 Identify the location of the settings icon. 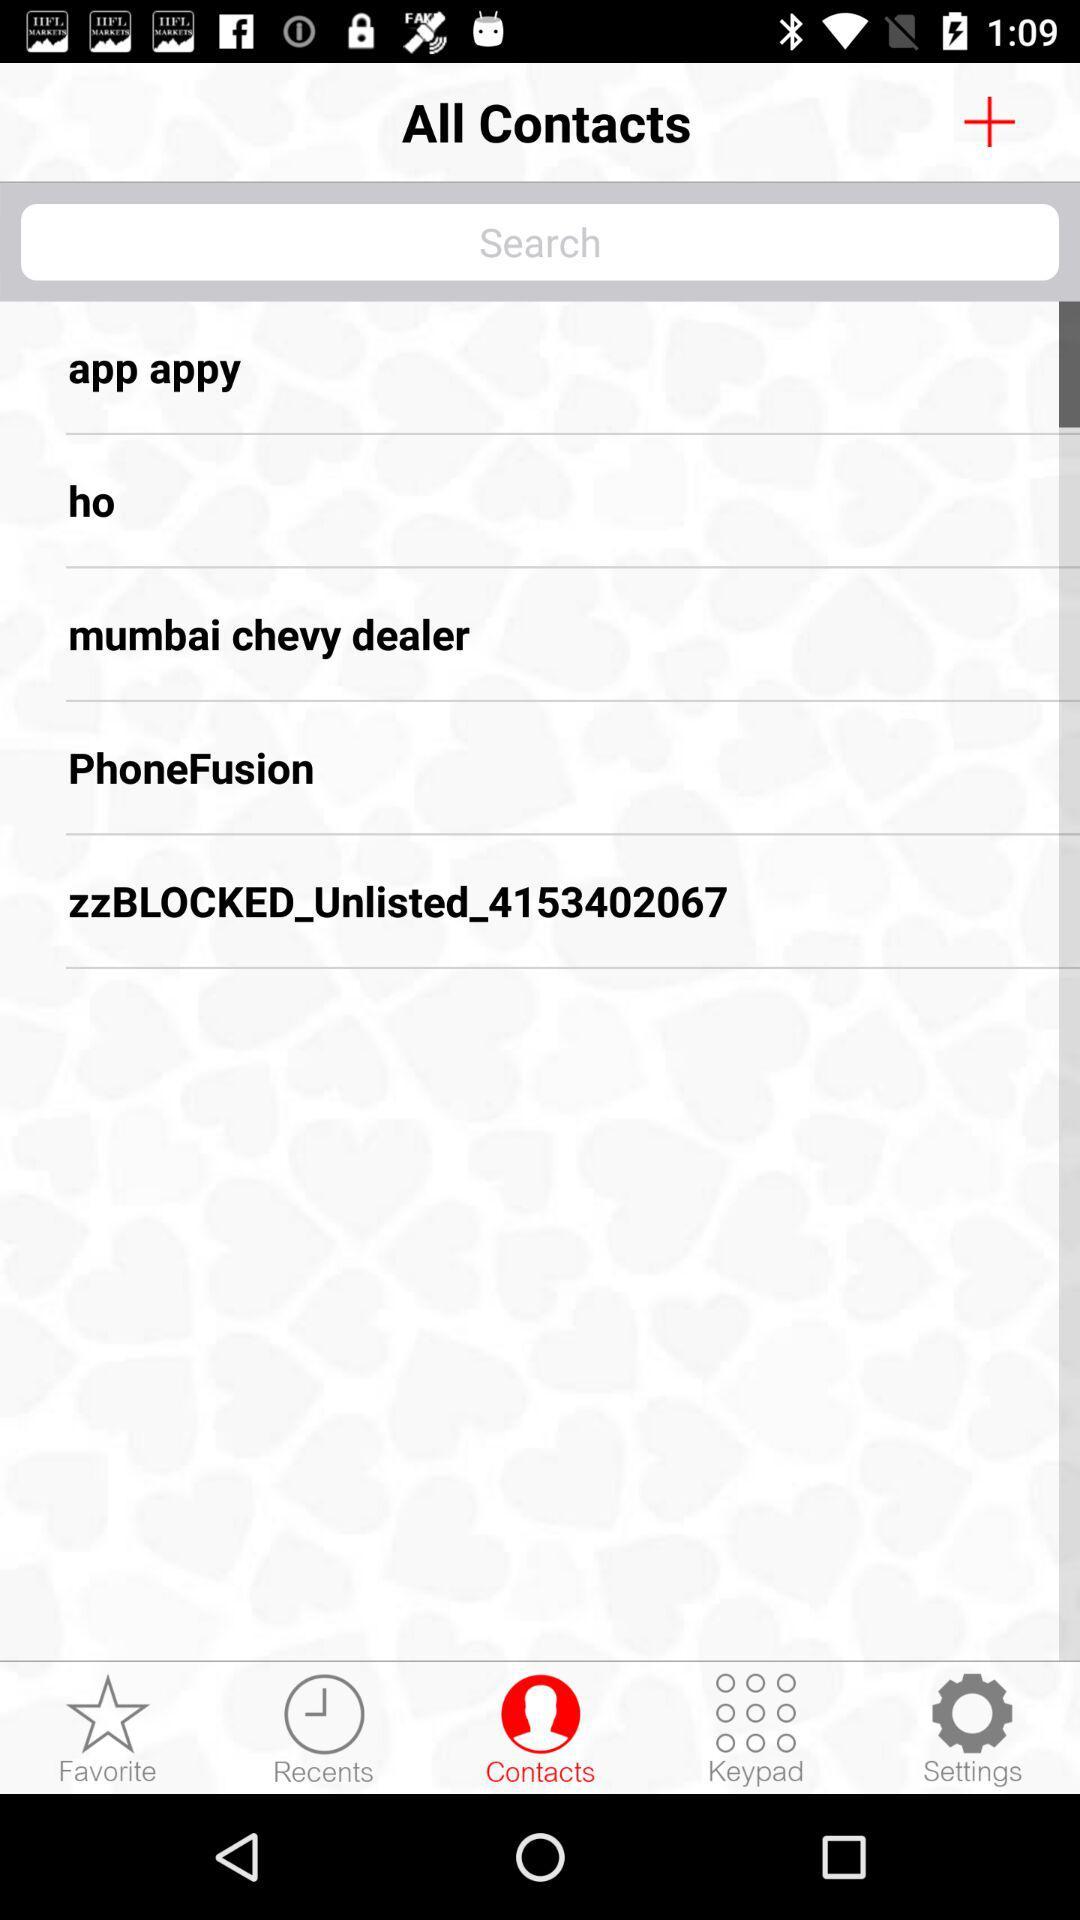
(971, 1728).